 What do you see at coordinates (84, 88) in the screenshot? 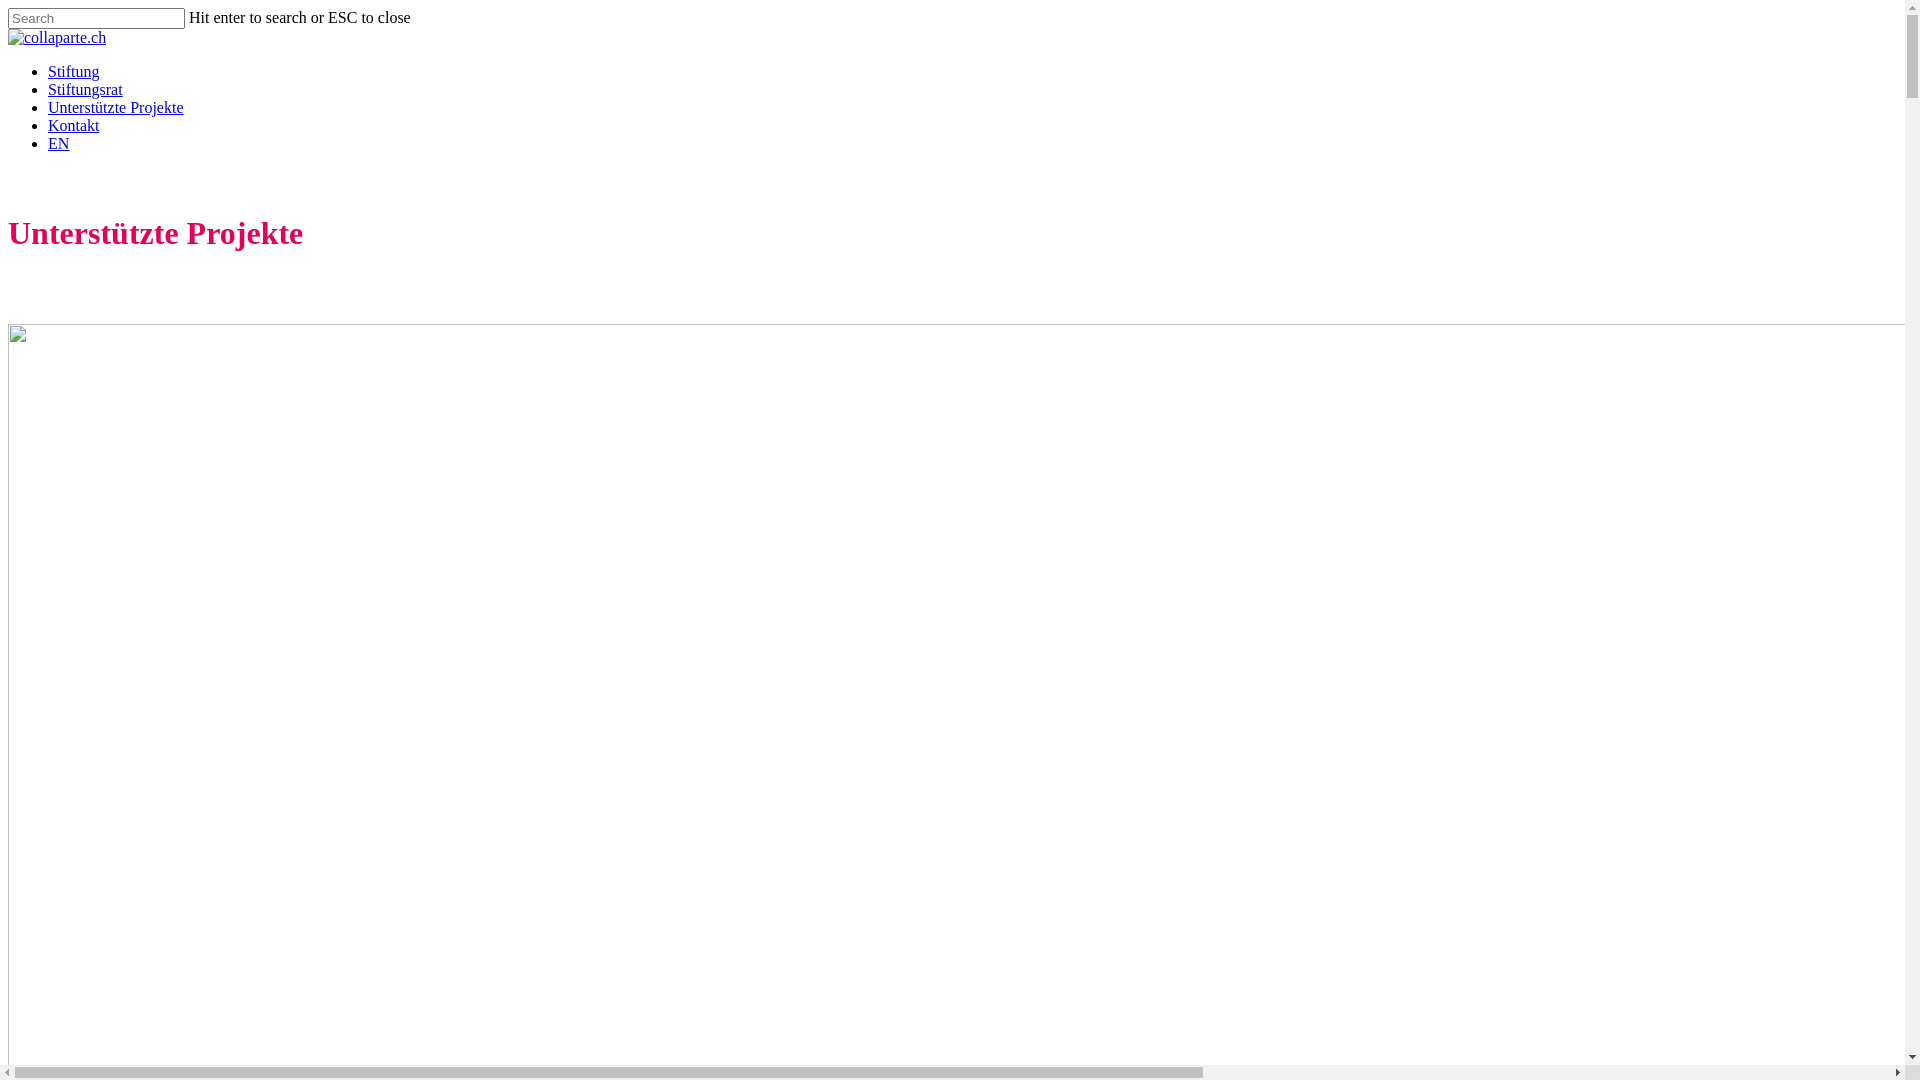
I see `'Stiftungsrat'` at bounding box center [84, 88].